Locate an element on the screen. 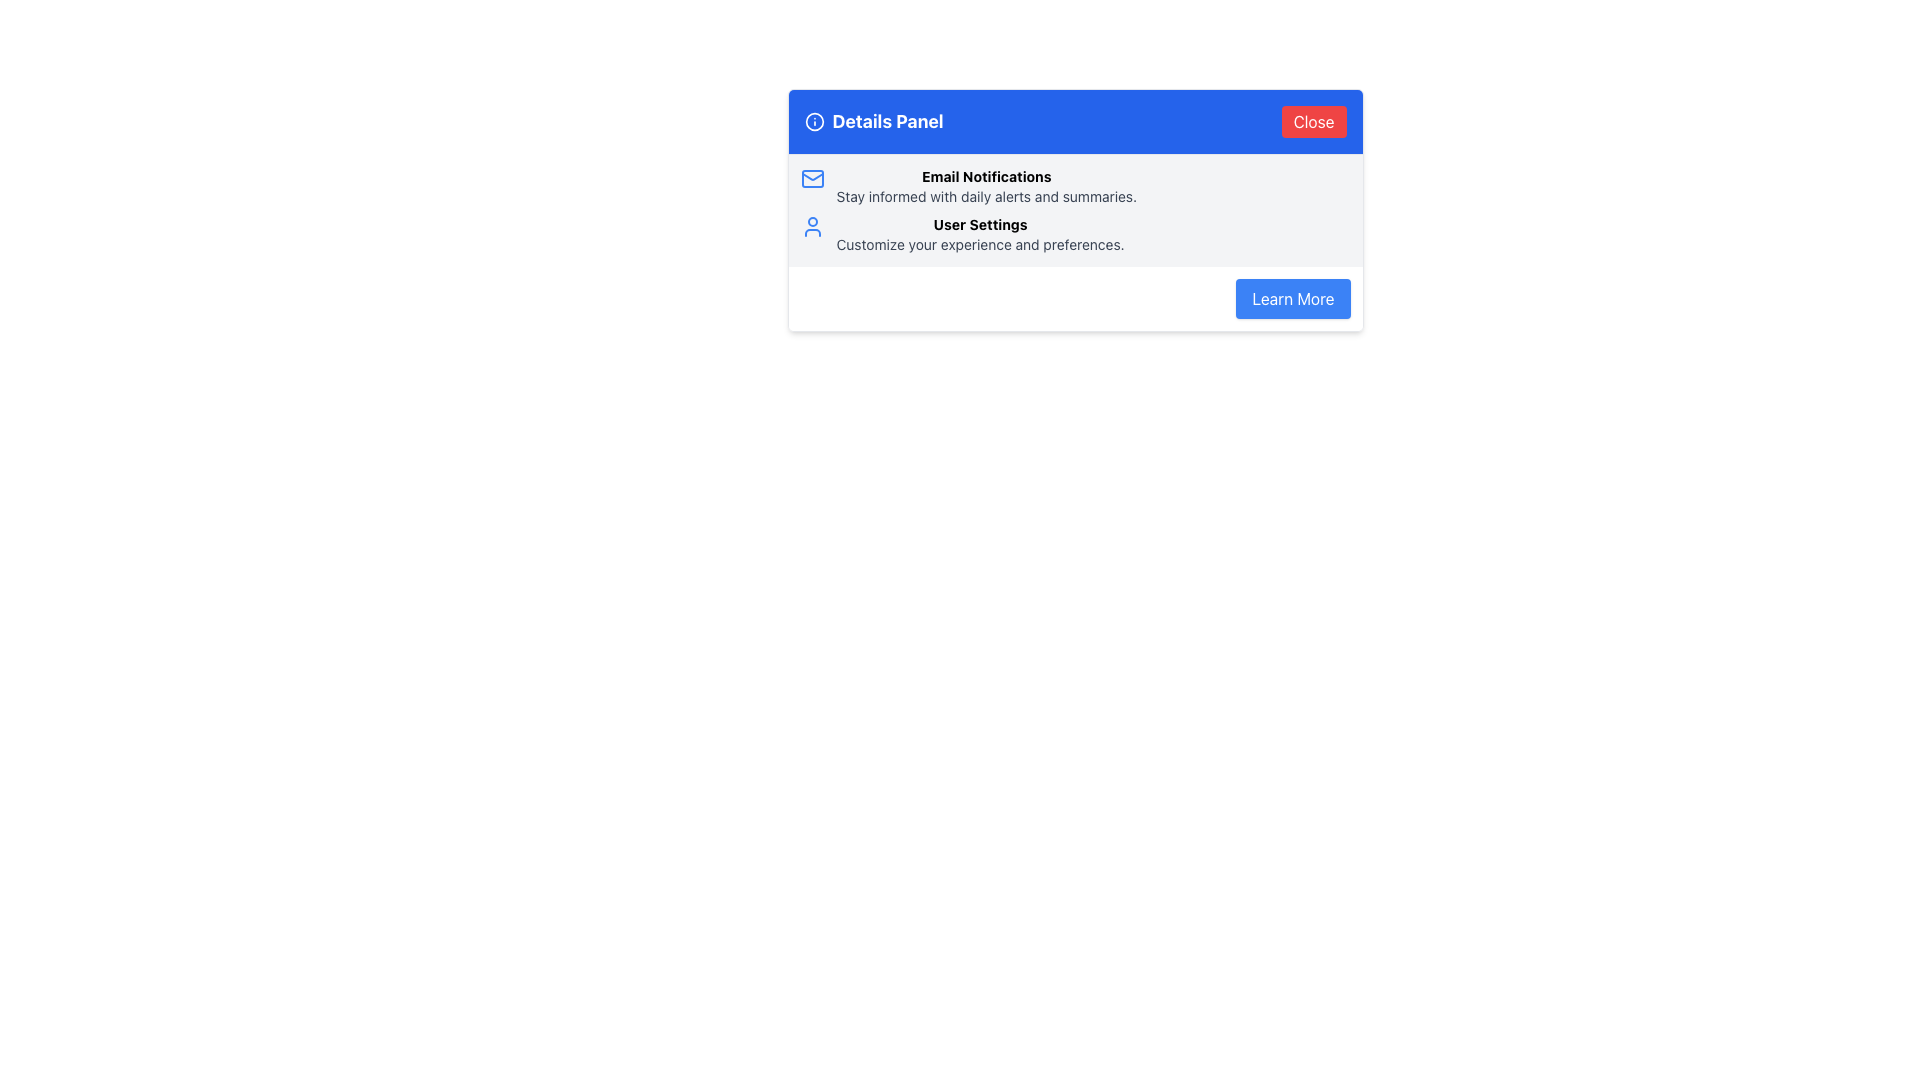  the 'Details Panel' text label located centrally in the header of the pop-up panel, positioned to the right of the information icon is located at coordinates (887, 122).